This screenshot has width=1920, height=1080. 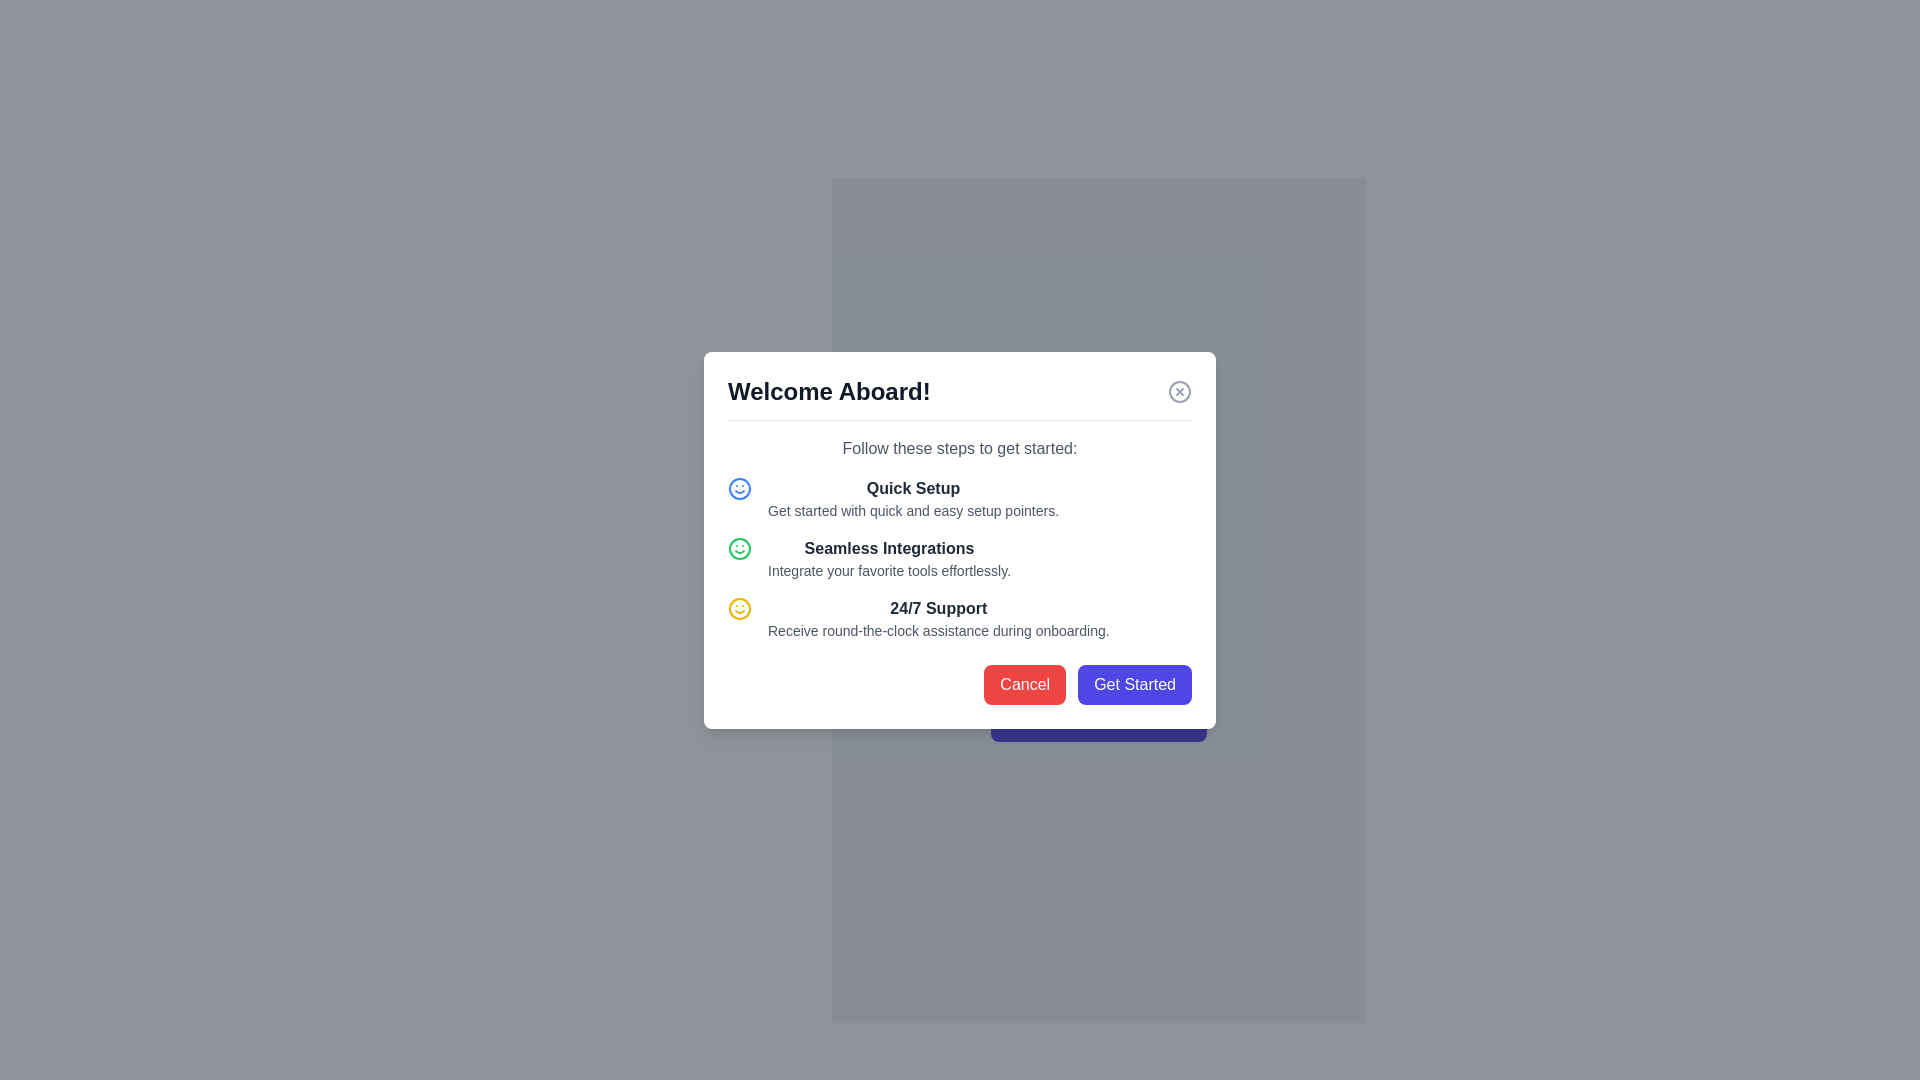 What do you see at coordinates (738, 607) in the screenshot?
I see `the decorative SVG circle that is part of the smiley face icon located to the left of the 'Quick Setup' label in the onboarding modal` at bounding box center [738, 607].